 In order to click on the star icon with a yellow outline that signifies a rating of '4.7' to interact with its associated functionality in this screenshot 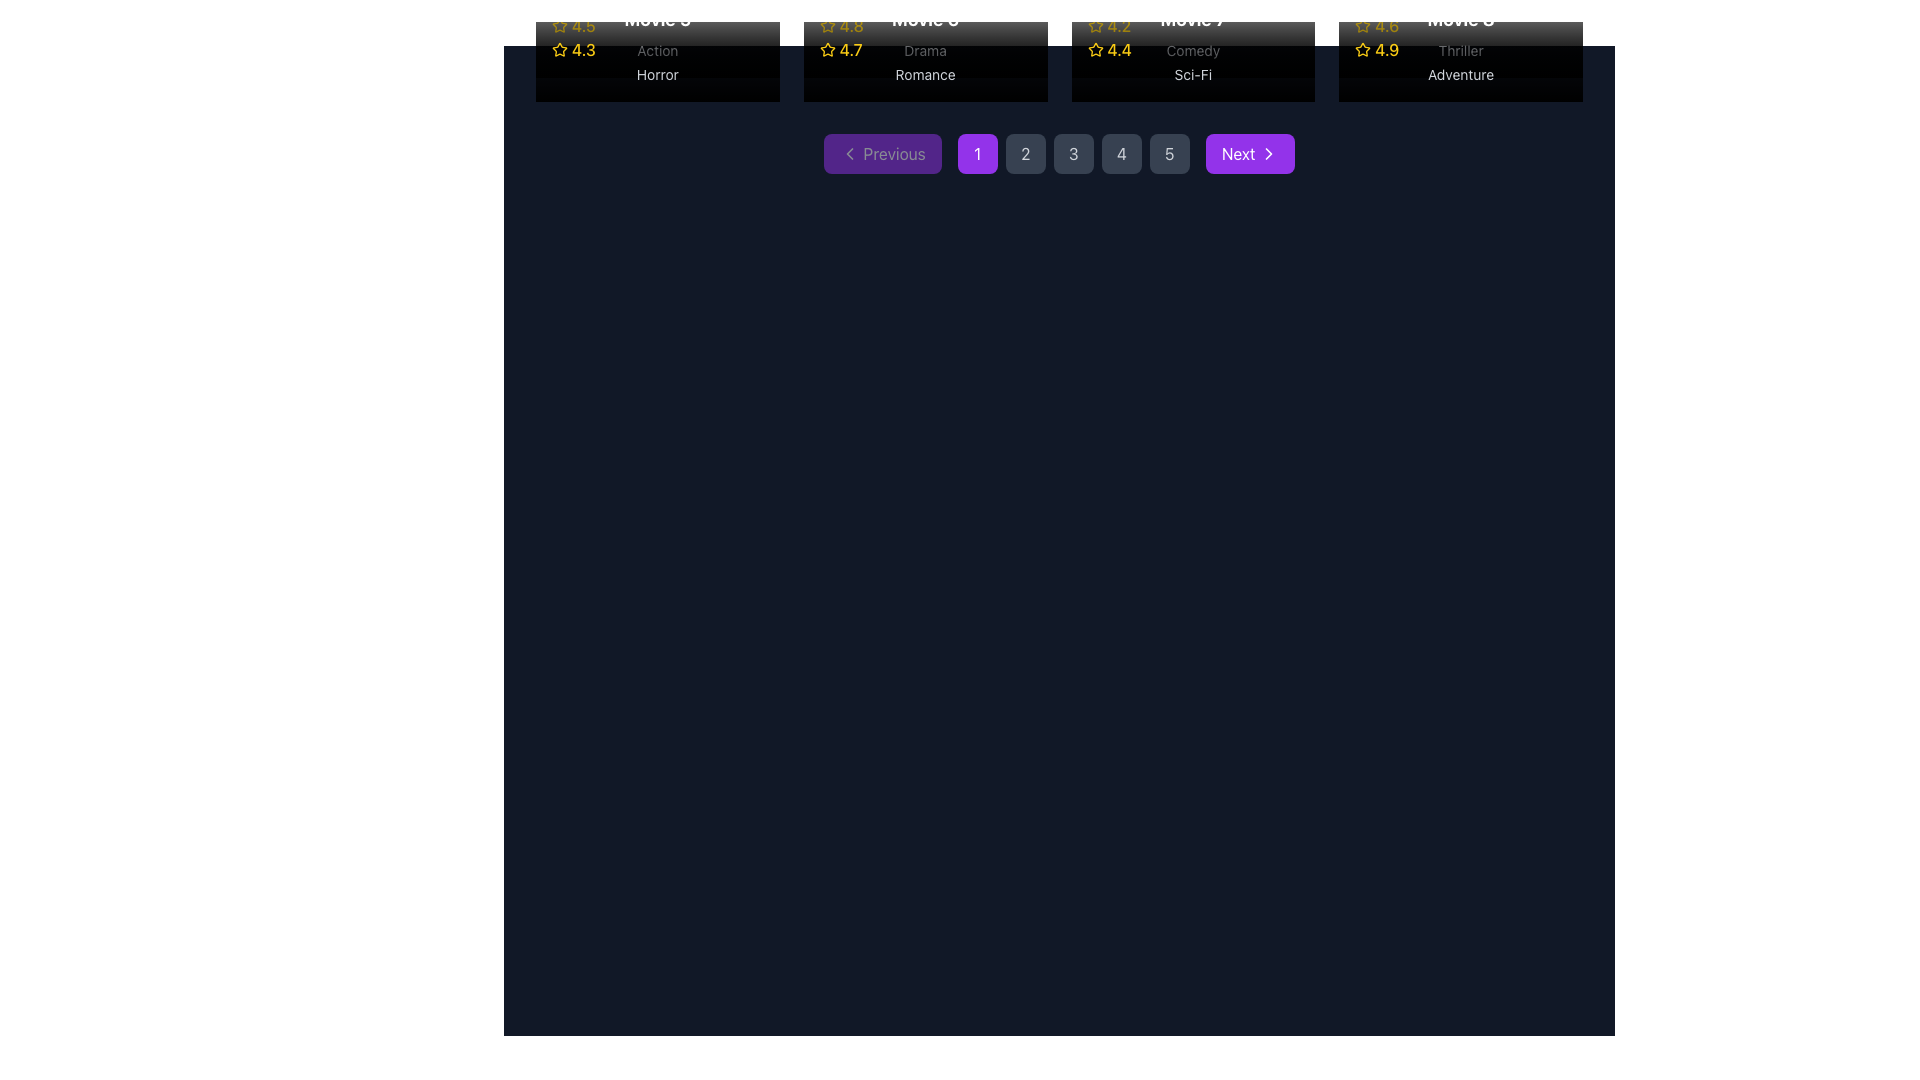, I will do `click(827, 49)`.